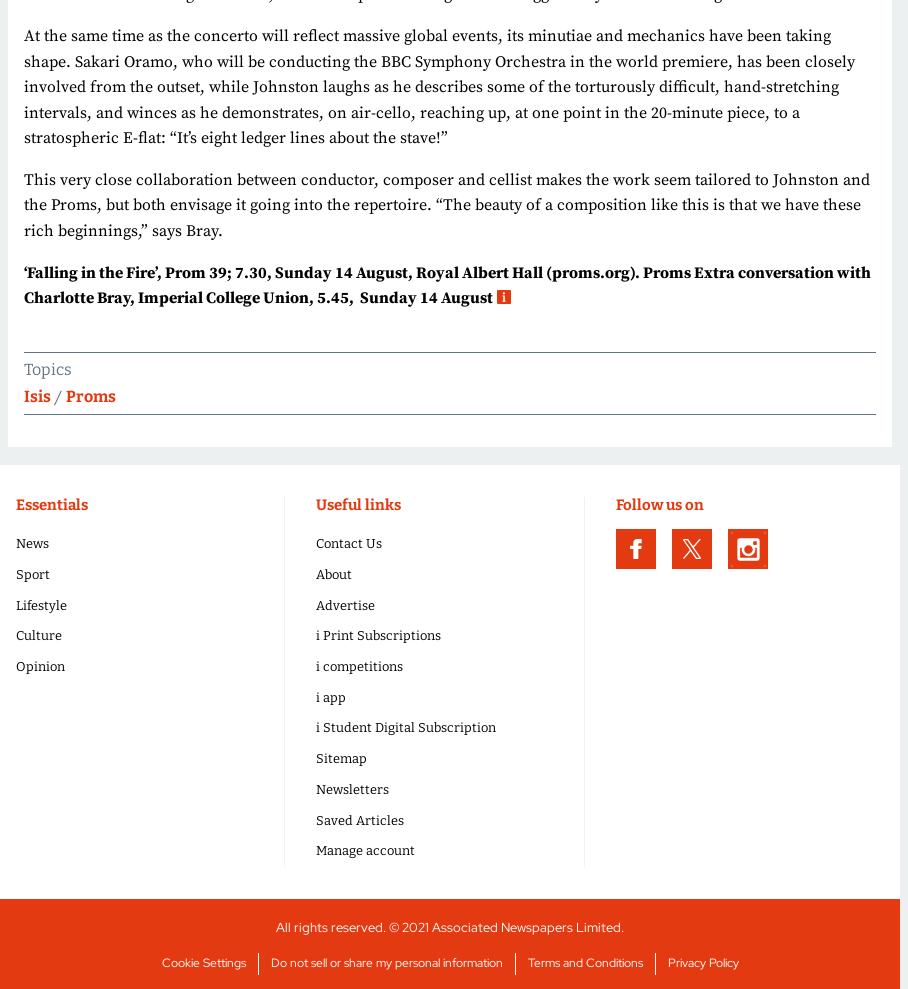 The width and height of the screenshot is (908, 989). What do you see at coordinates (404, 727) in the screenshot?
I see `'i Student Digital Subscription'` at bounding box center [404, 727].